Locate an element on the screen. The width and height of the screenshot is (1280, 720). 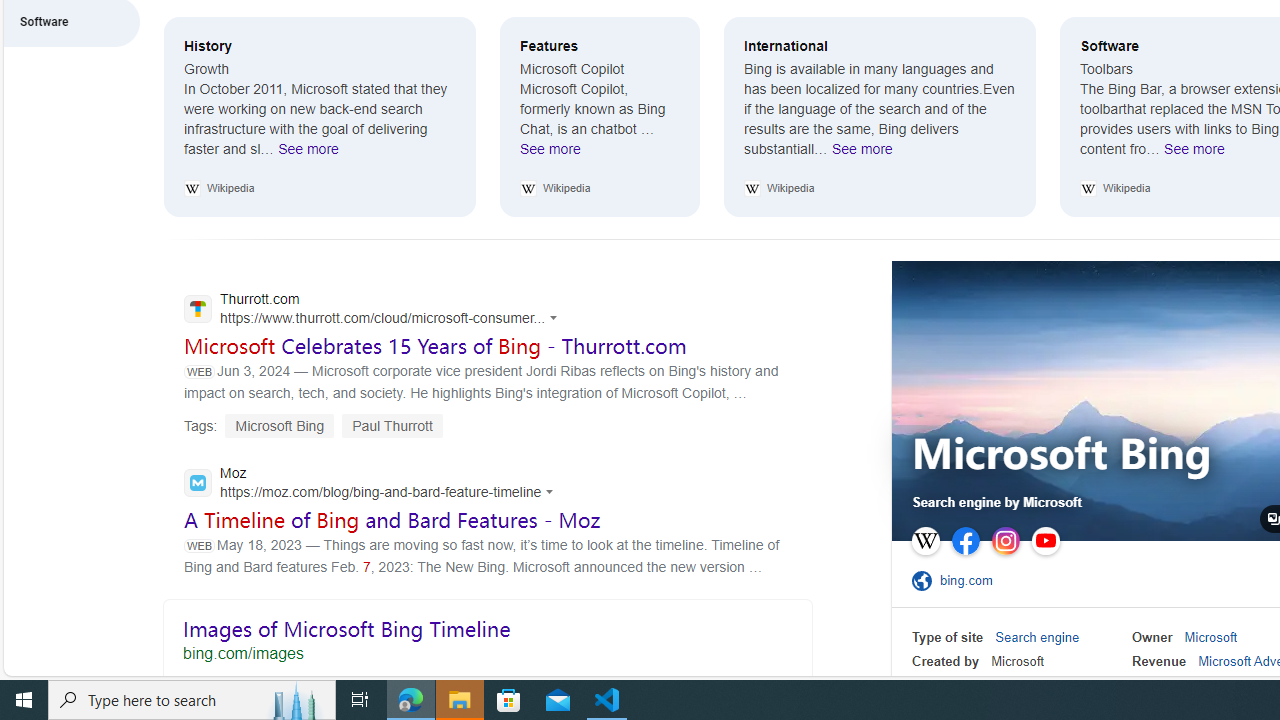
'Type of site' is located at coordinates (946, 637).